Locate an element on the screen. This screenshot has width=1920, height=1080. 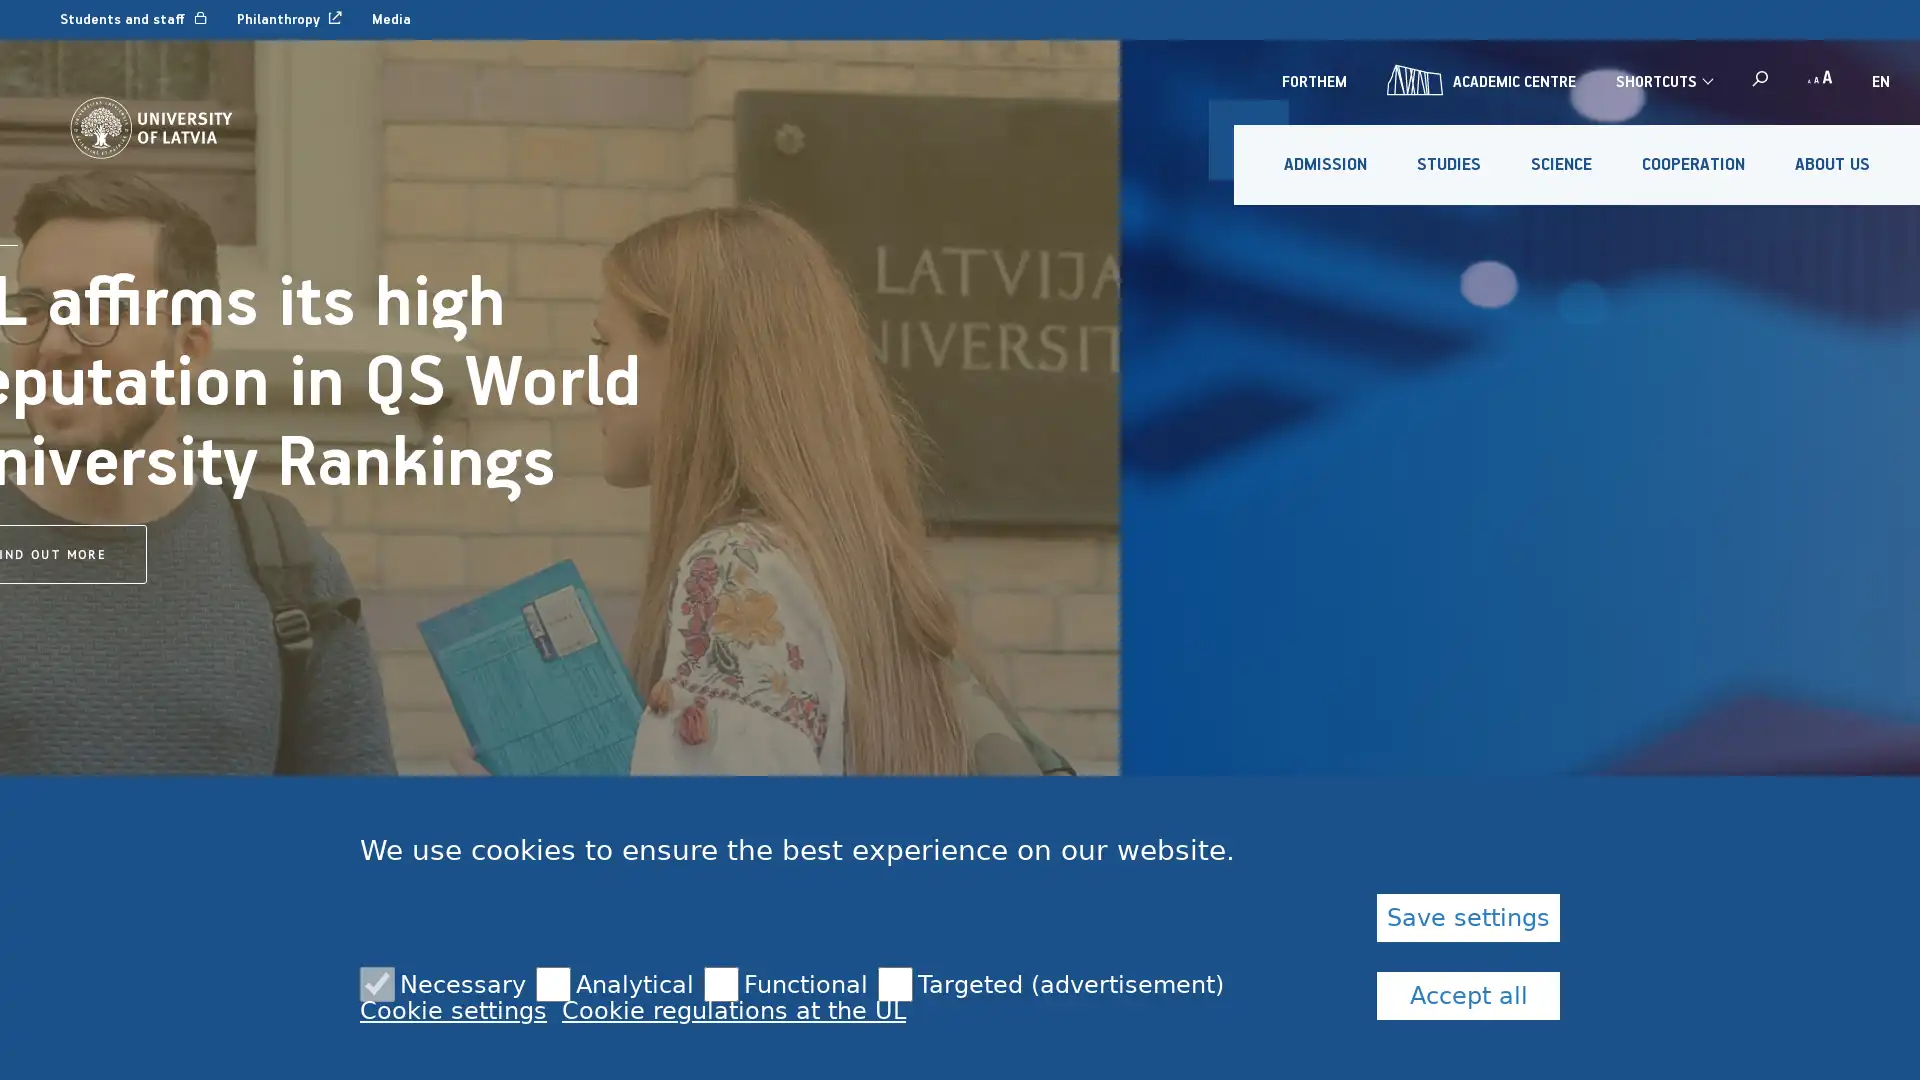
COOPERATION is located at coordinates (1692, 164).